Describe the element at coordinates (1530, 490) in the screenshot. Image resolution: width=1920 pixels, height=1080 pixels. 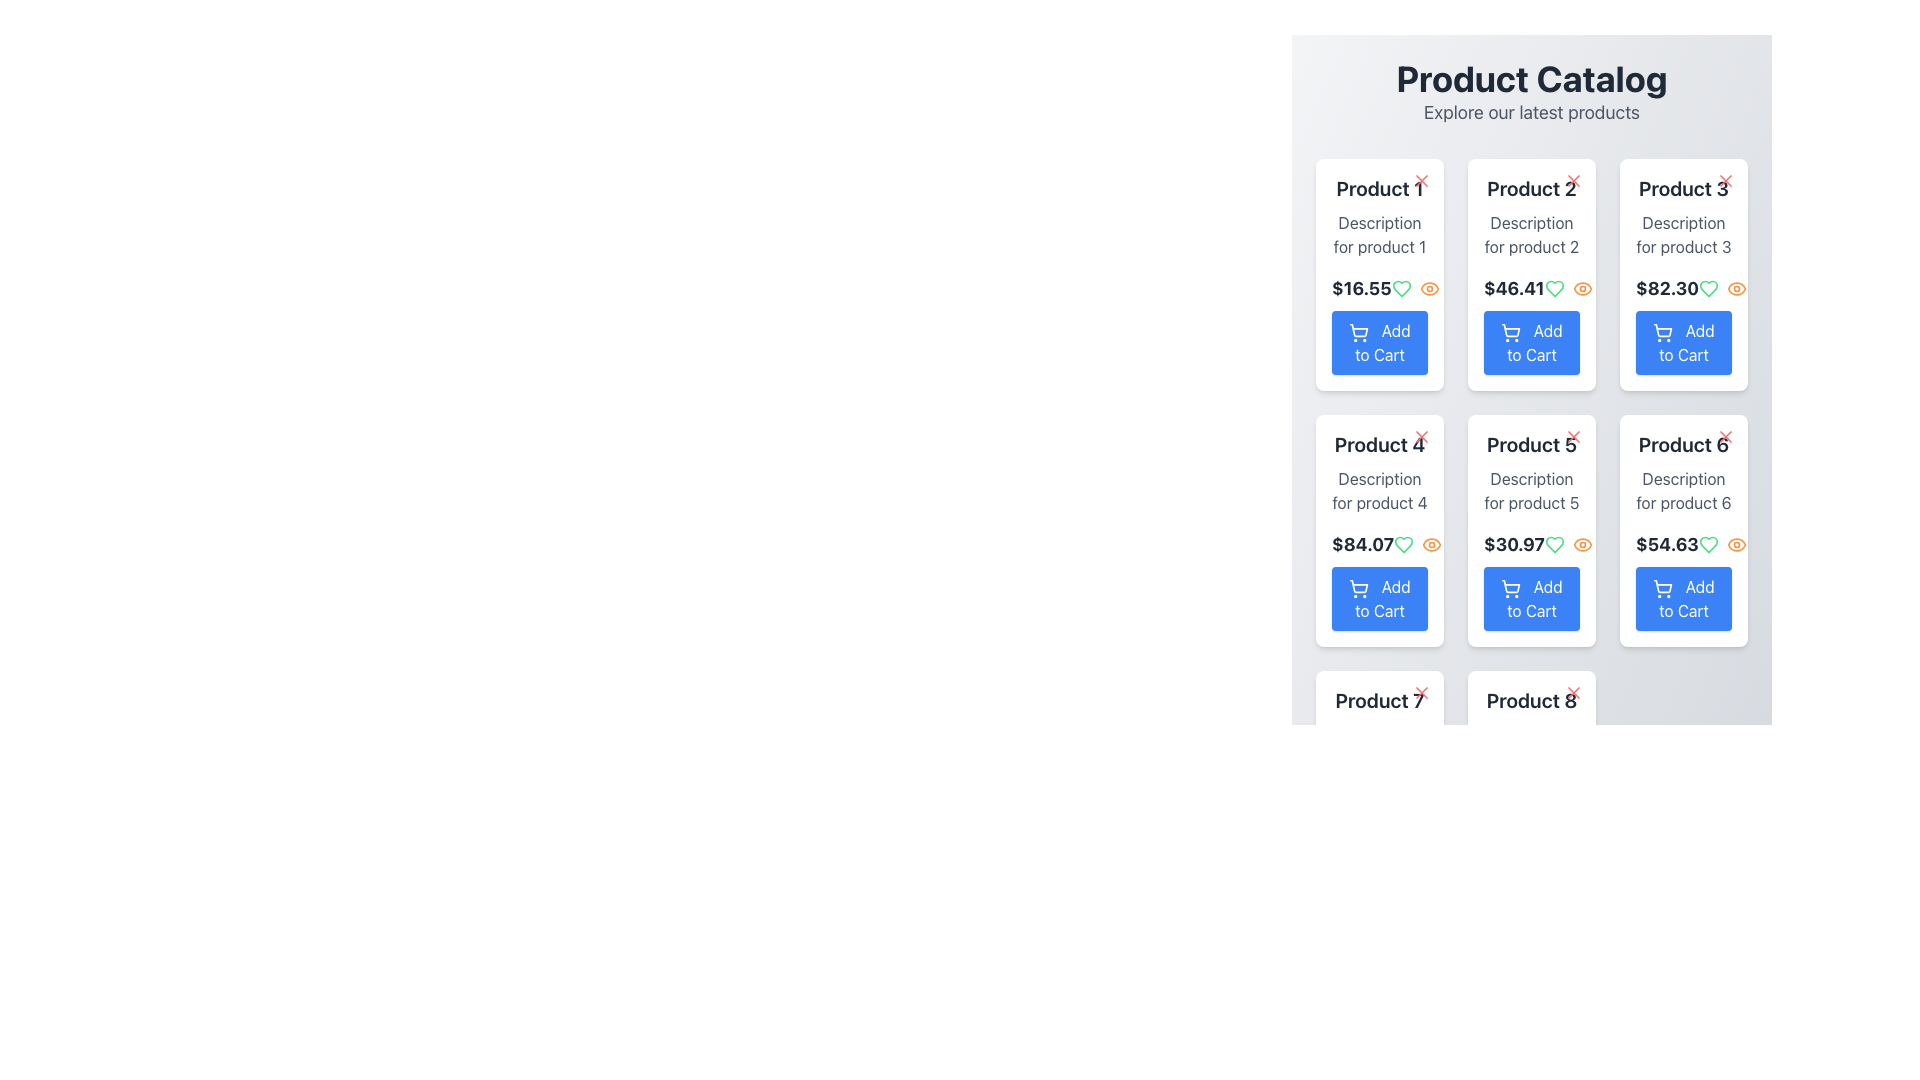
I see `descriptive information text label for 'Product 5', which is located below the product name and above the price and 'Add to Cart' button` at that location.